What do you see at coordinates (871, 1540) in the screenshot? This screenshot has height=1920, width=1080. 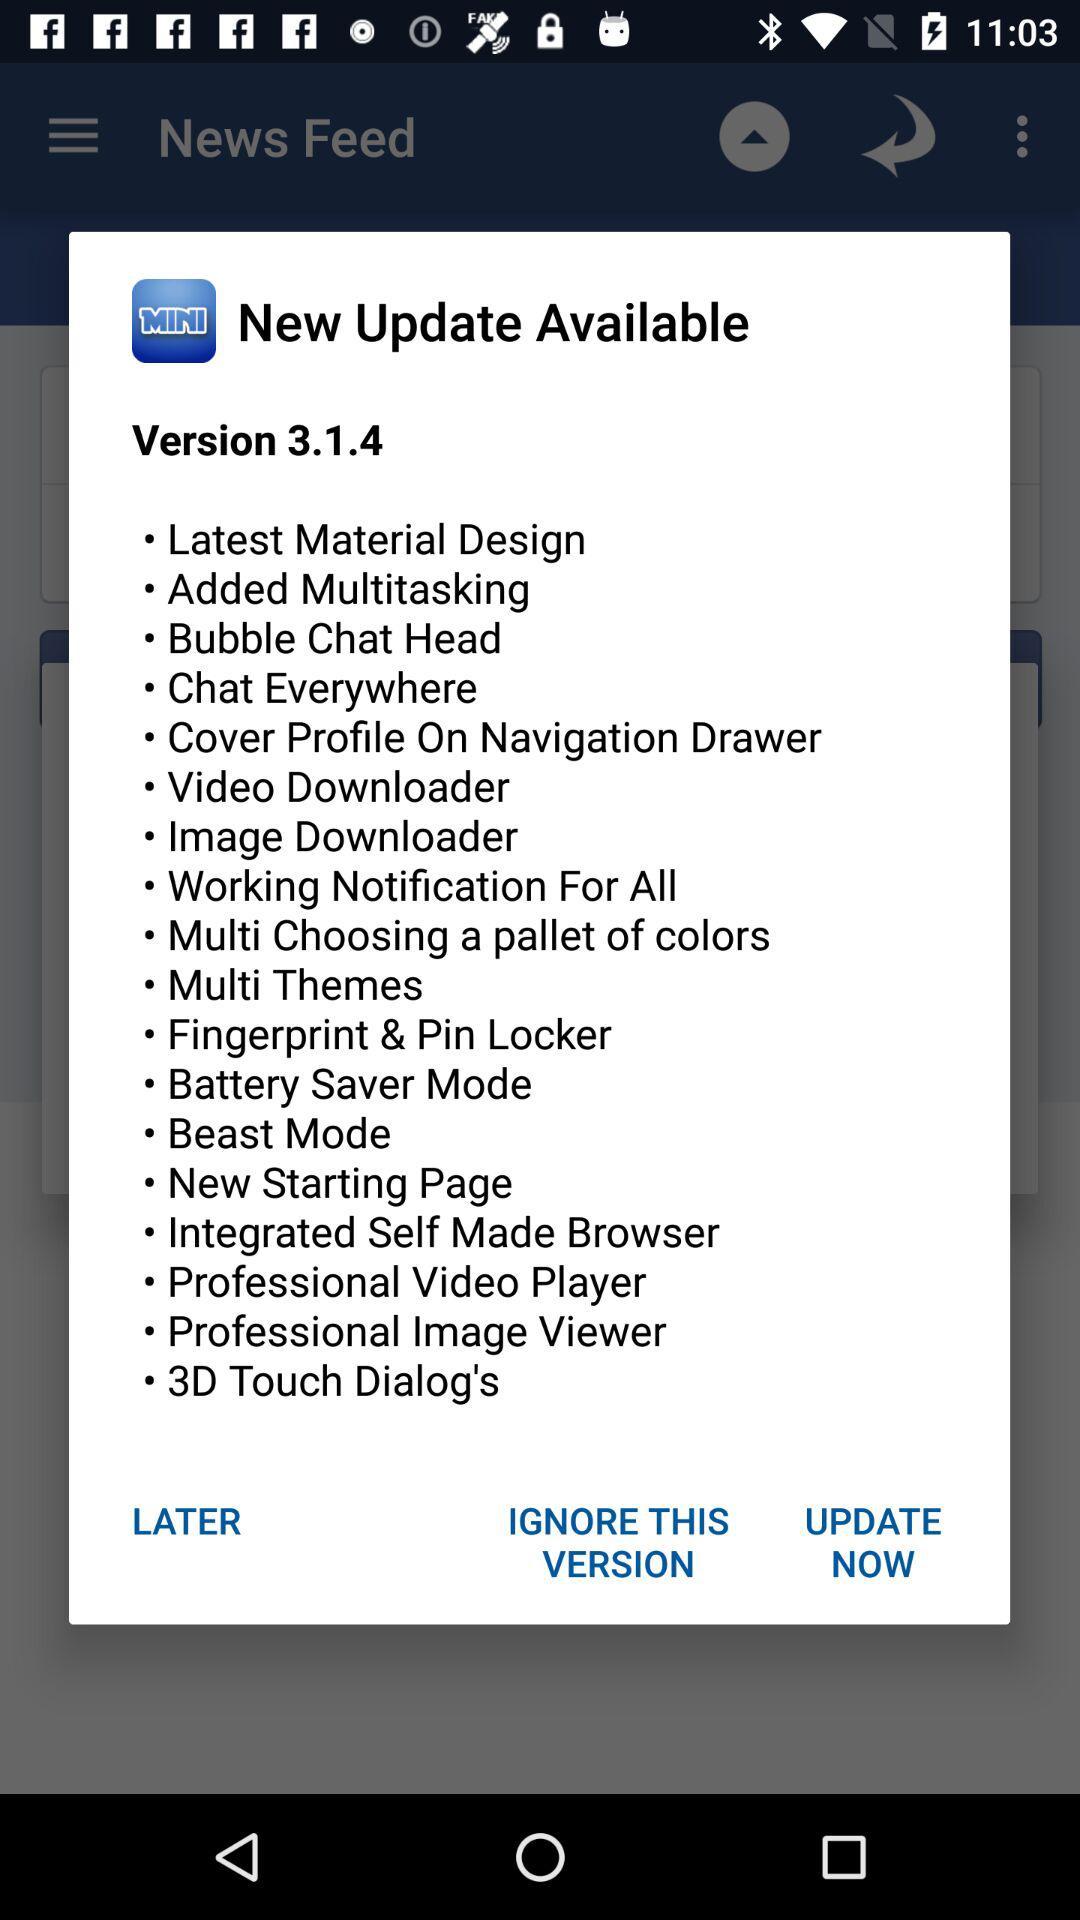 I see `item next to ignore this` at bounding box center [871, 1540].